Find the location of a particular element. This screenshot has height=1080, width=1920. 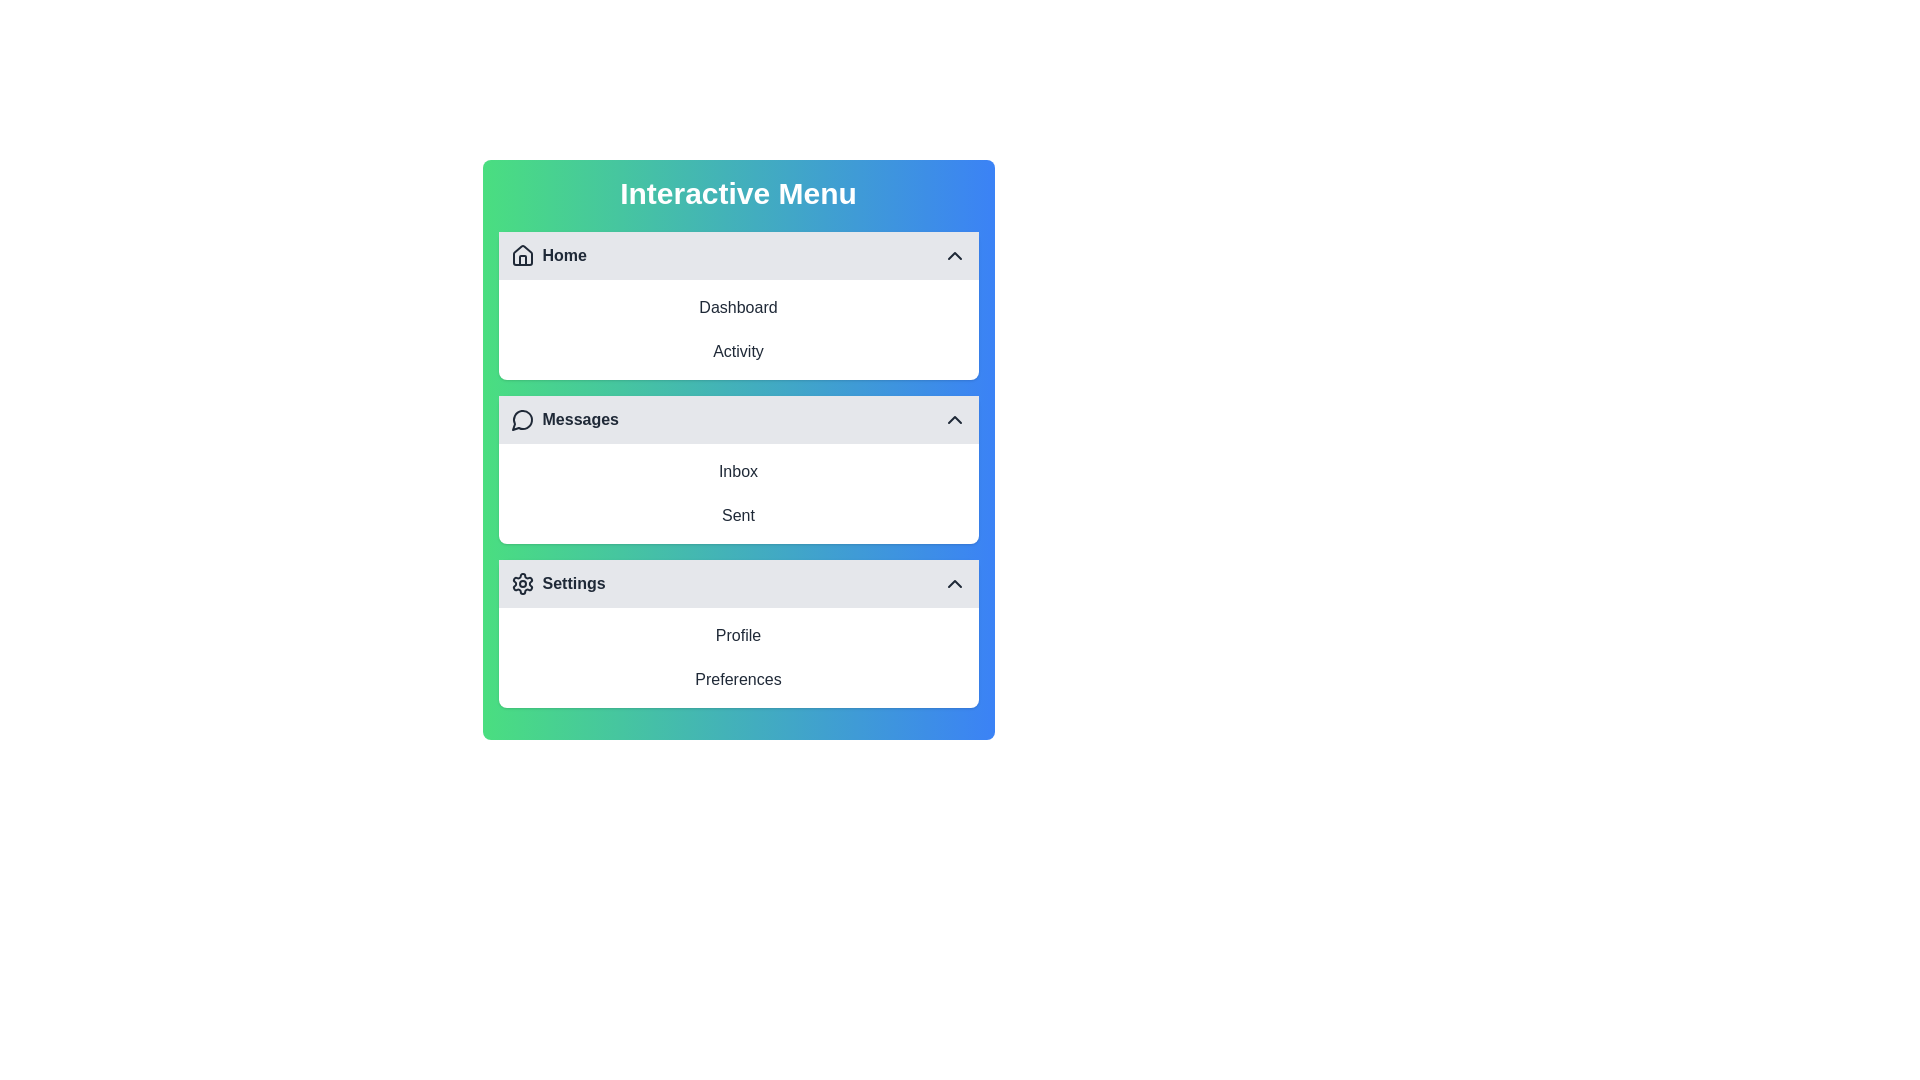

the menu item corresponding to Sent to select it is located at coordinates (737, 515).